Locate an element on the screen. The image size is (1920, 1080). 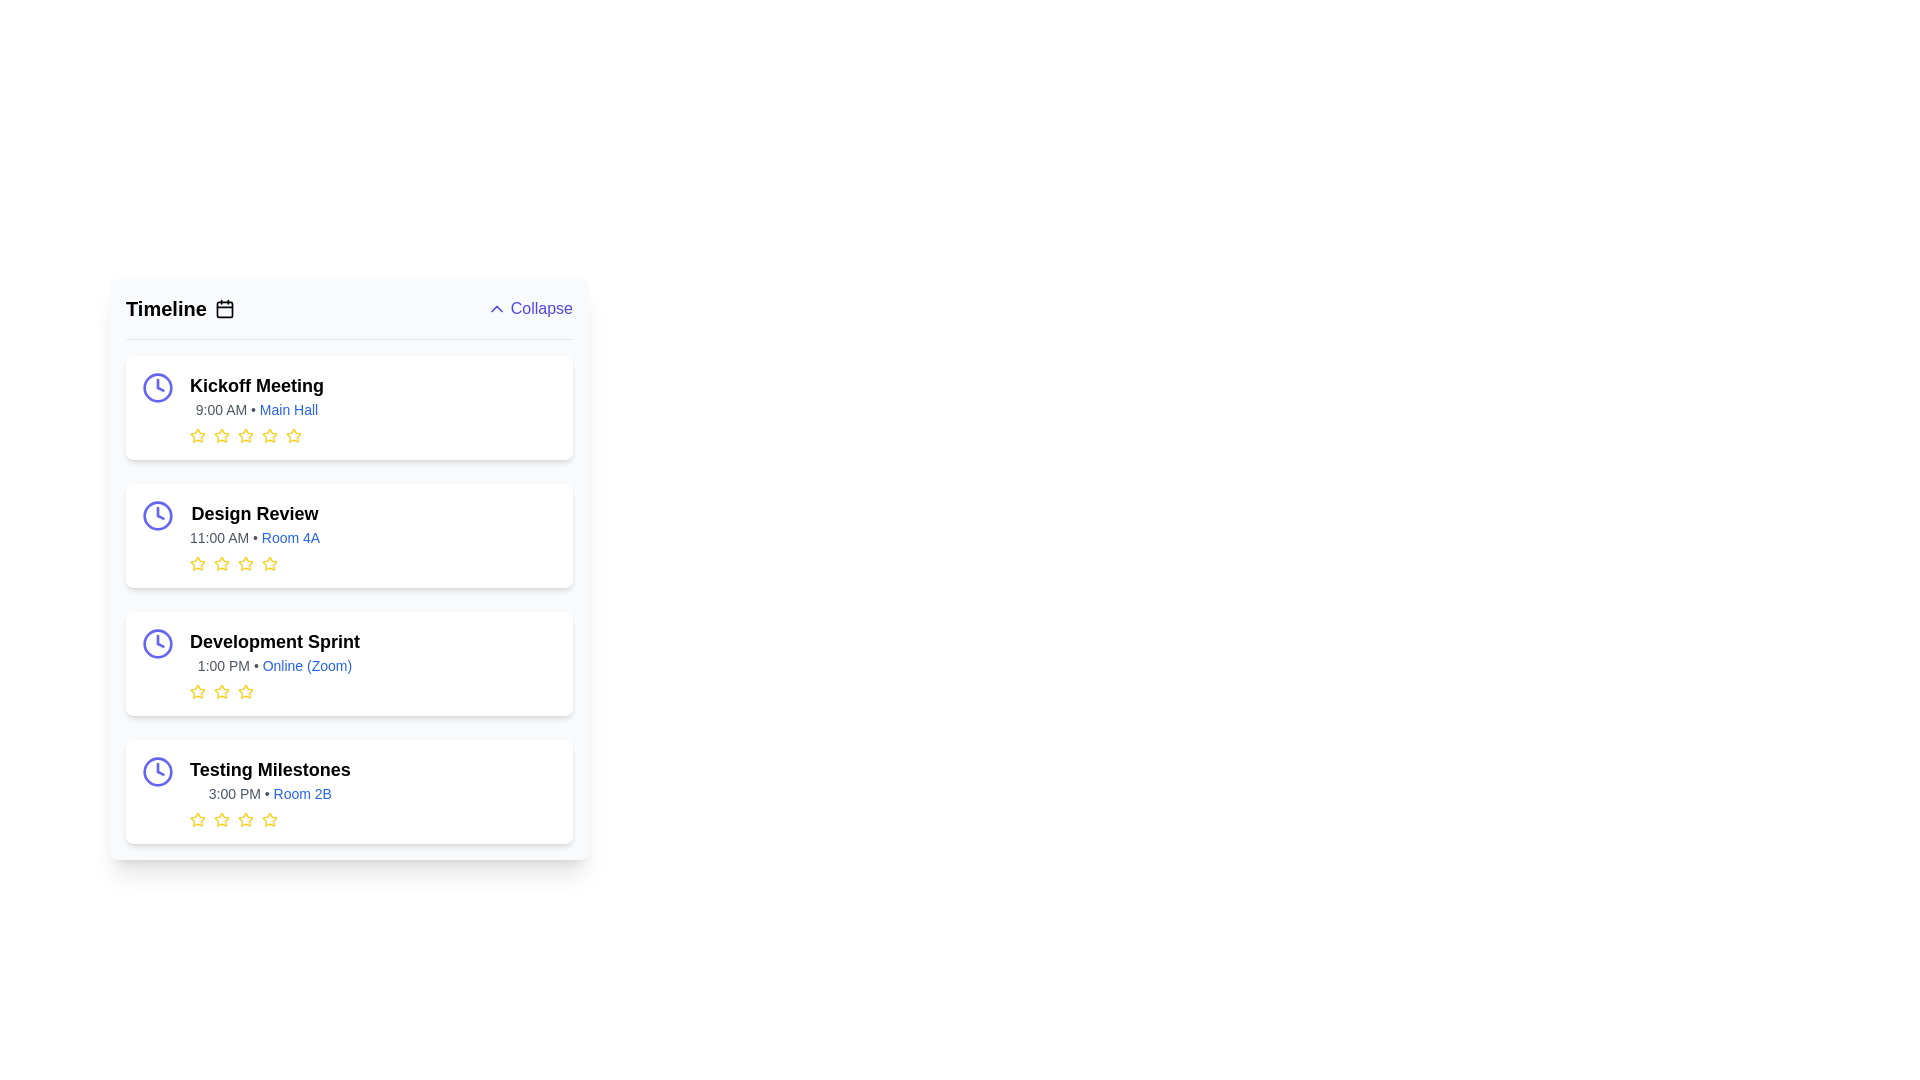
the last star icon with a yellow outline under the 'Testing Milestones' list item is located at coordinates (268, 820).